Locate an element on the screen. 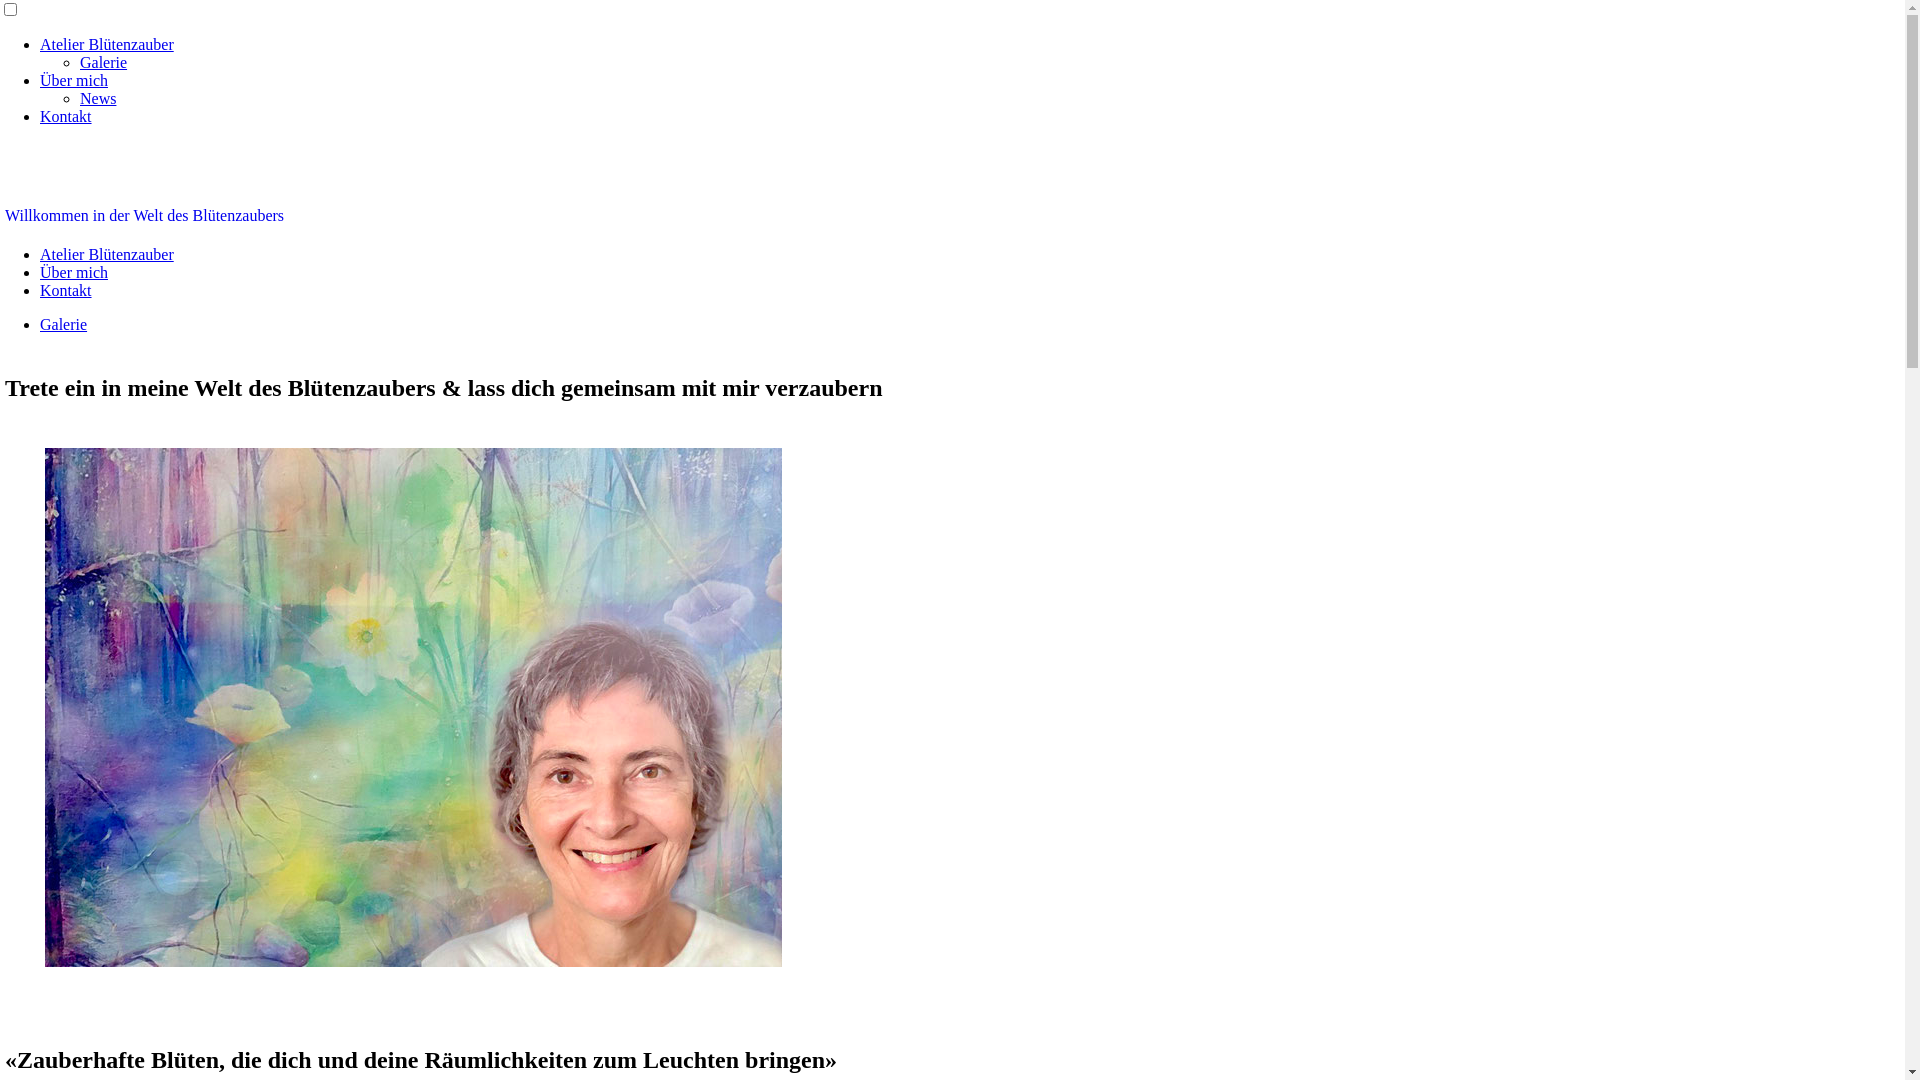 This screenshot has height=1080, width=1920. 'Galerie' is located at coordinates (63, 323).